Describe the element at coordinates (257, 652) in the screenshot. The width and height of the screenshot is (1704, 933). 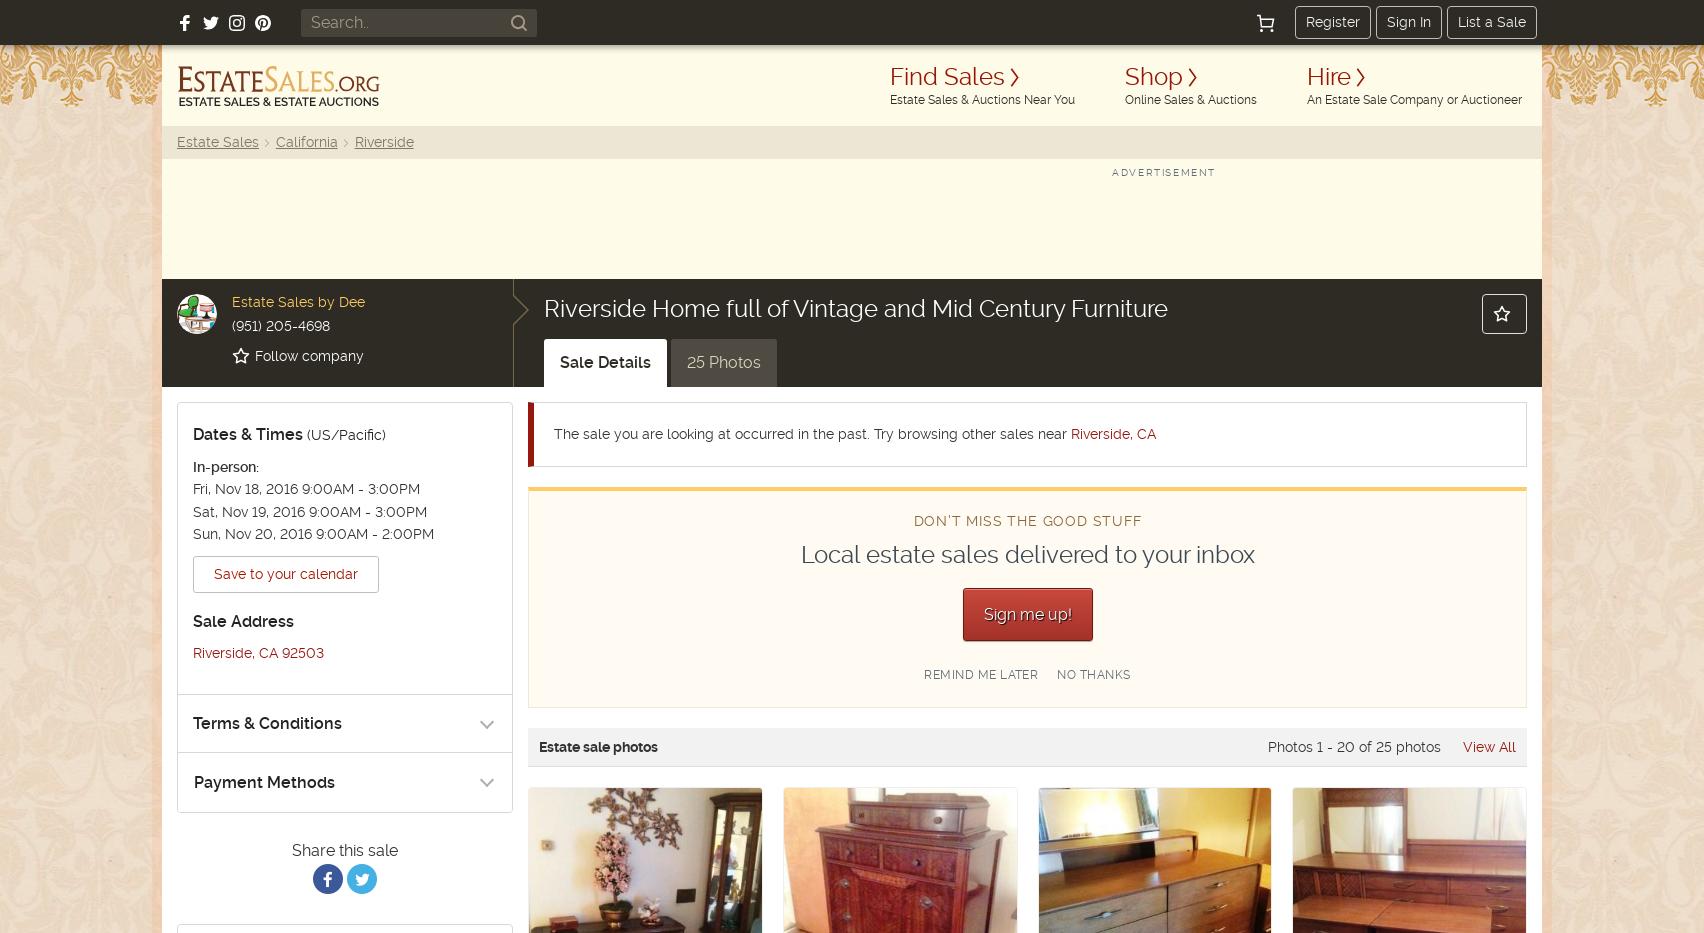
I see `'Riverside, CA 92503'` at that location.